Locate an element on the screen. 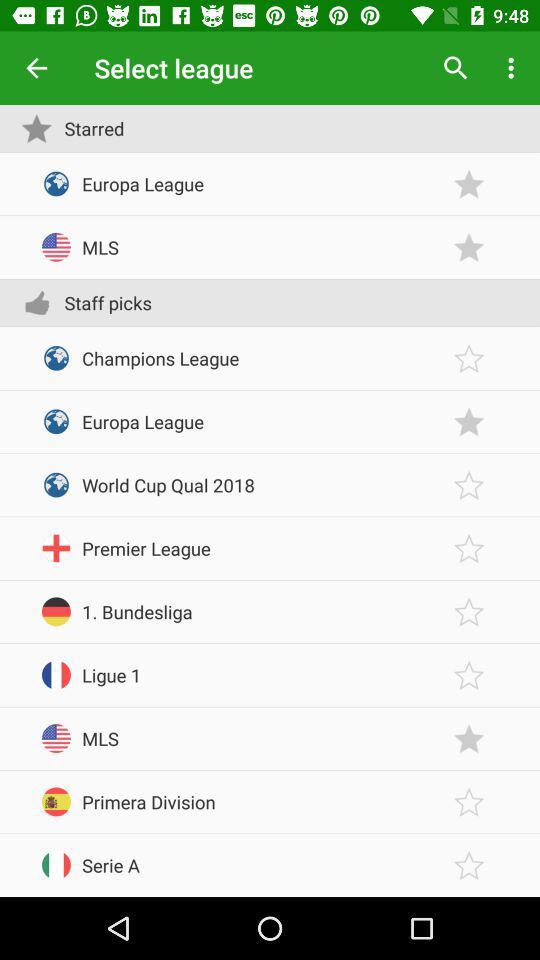  item next to select league is located at coordinates (36, 68).